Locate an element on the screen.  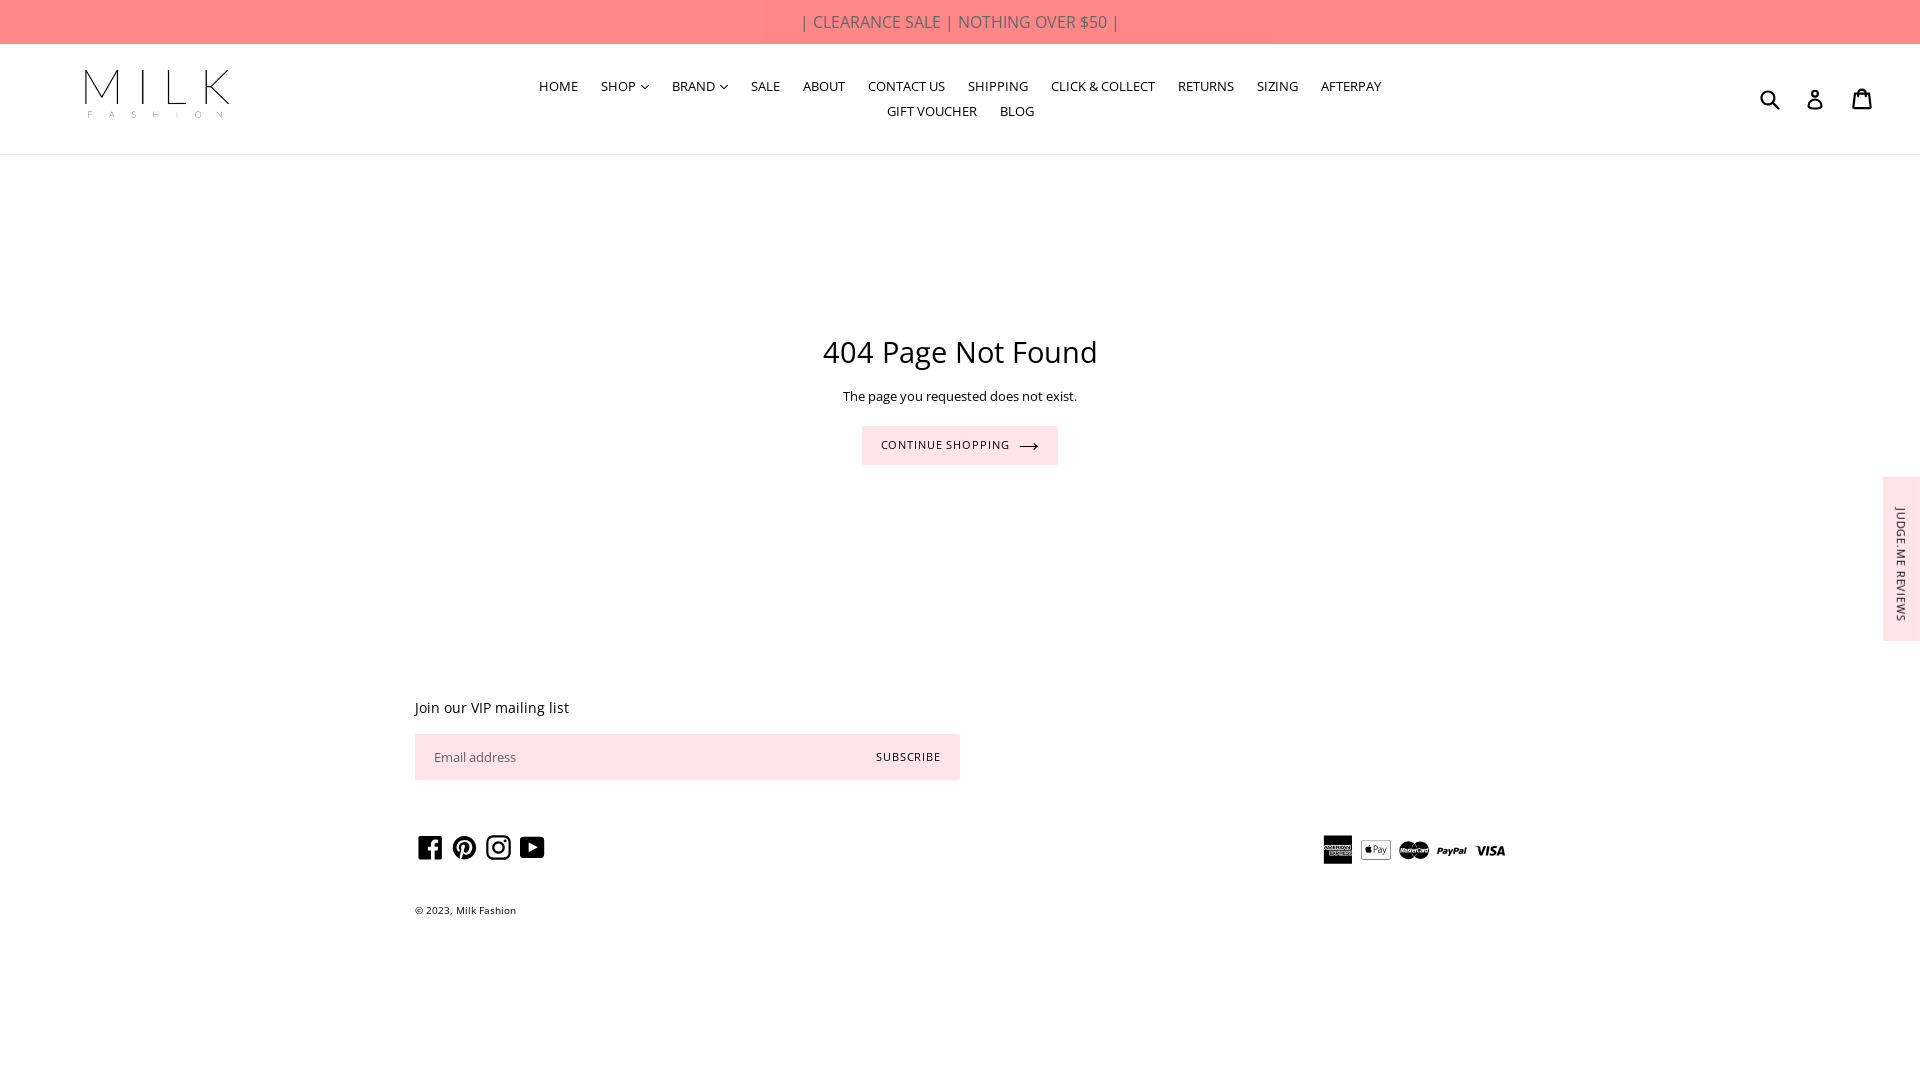
'CONTACT US' is located at coordinates (905, 86).